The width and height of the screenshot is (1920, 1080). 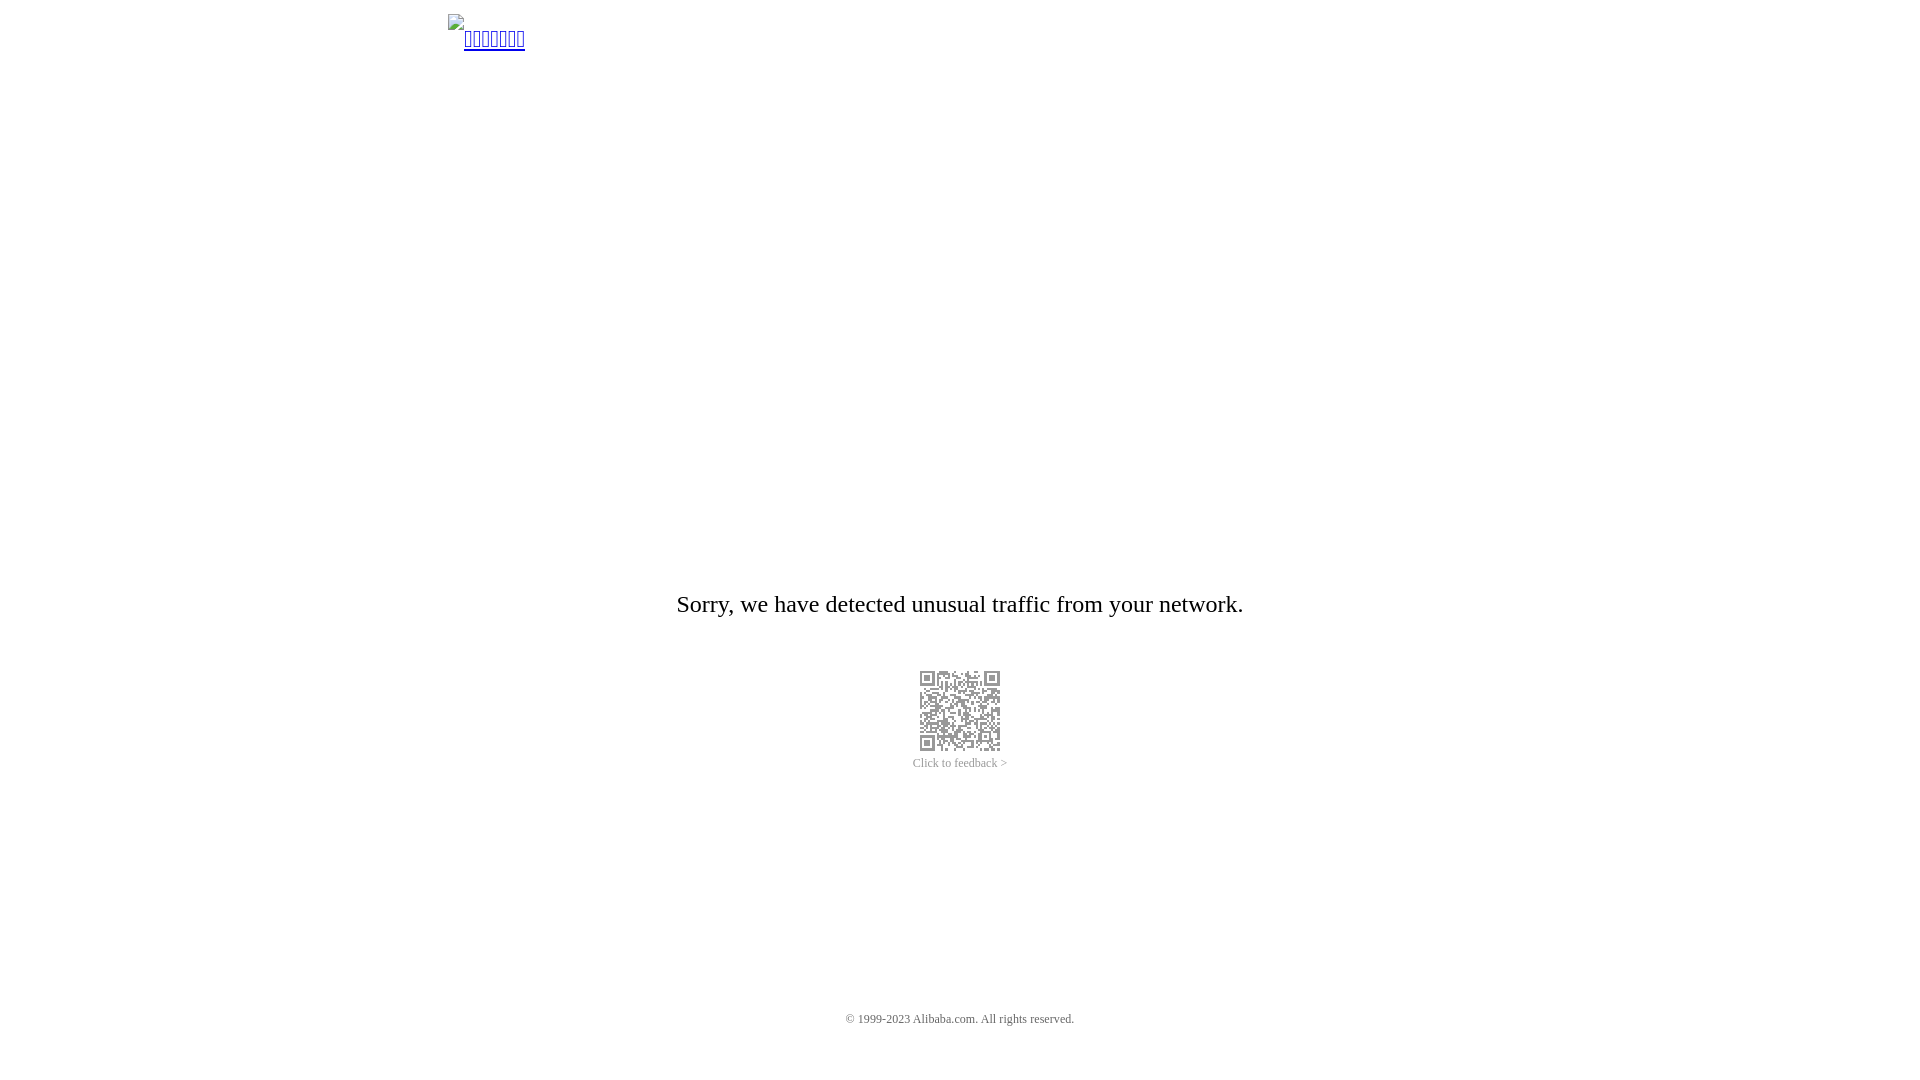 I want to click on 'Click to feedback >', so click(x=911, y=763).